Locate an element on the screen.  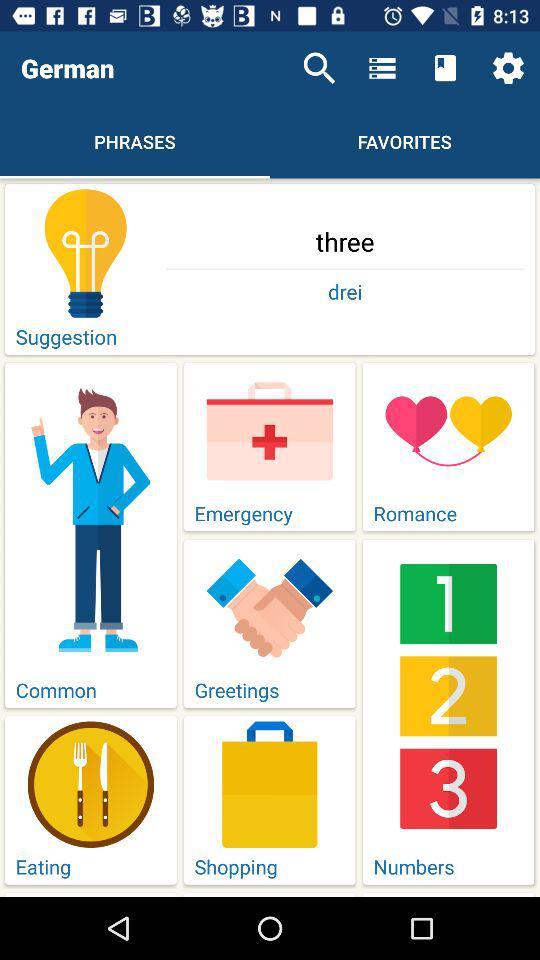
item next to the german item is located at coordinates (319, 68).